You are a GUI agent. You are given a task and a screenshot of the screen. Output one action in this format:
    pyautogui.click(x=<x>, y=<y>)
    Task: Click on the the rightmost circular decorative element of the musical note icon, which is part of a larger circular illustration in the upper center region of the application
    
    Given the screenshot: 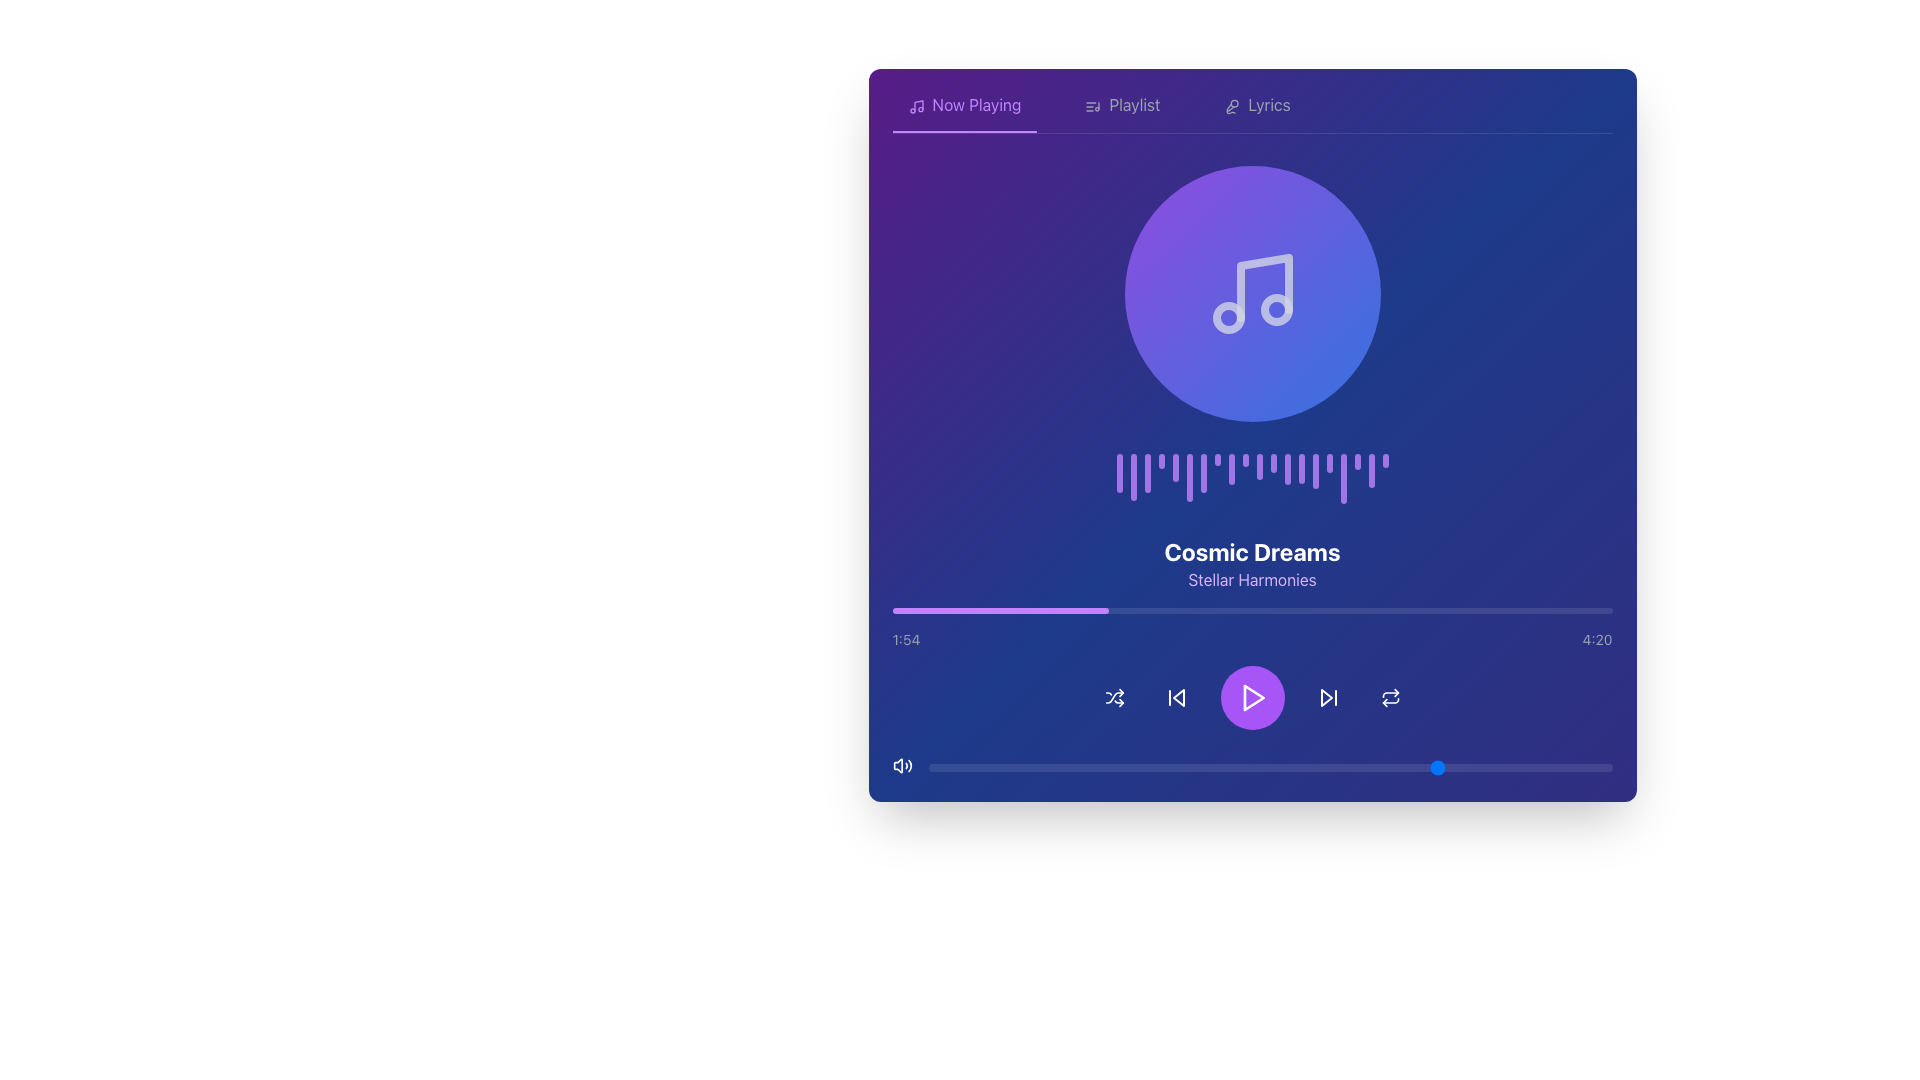 What is the action you would take?
    pyautogui.click(x=1275, y=309)
    